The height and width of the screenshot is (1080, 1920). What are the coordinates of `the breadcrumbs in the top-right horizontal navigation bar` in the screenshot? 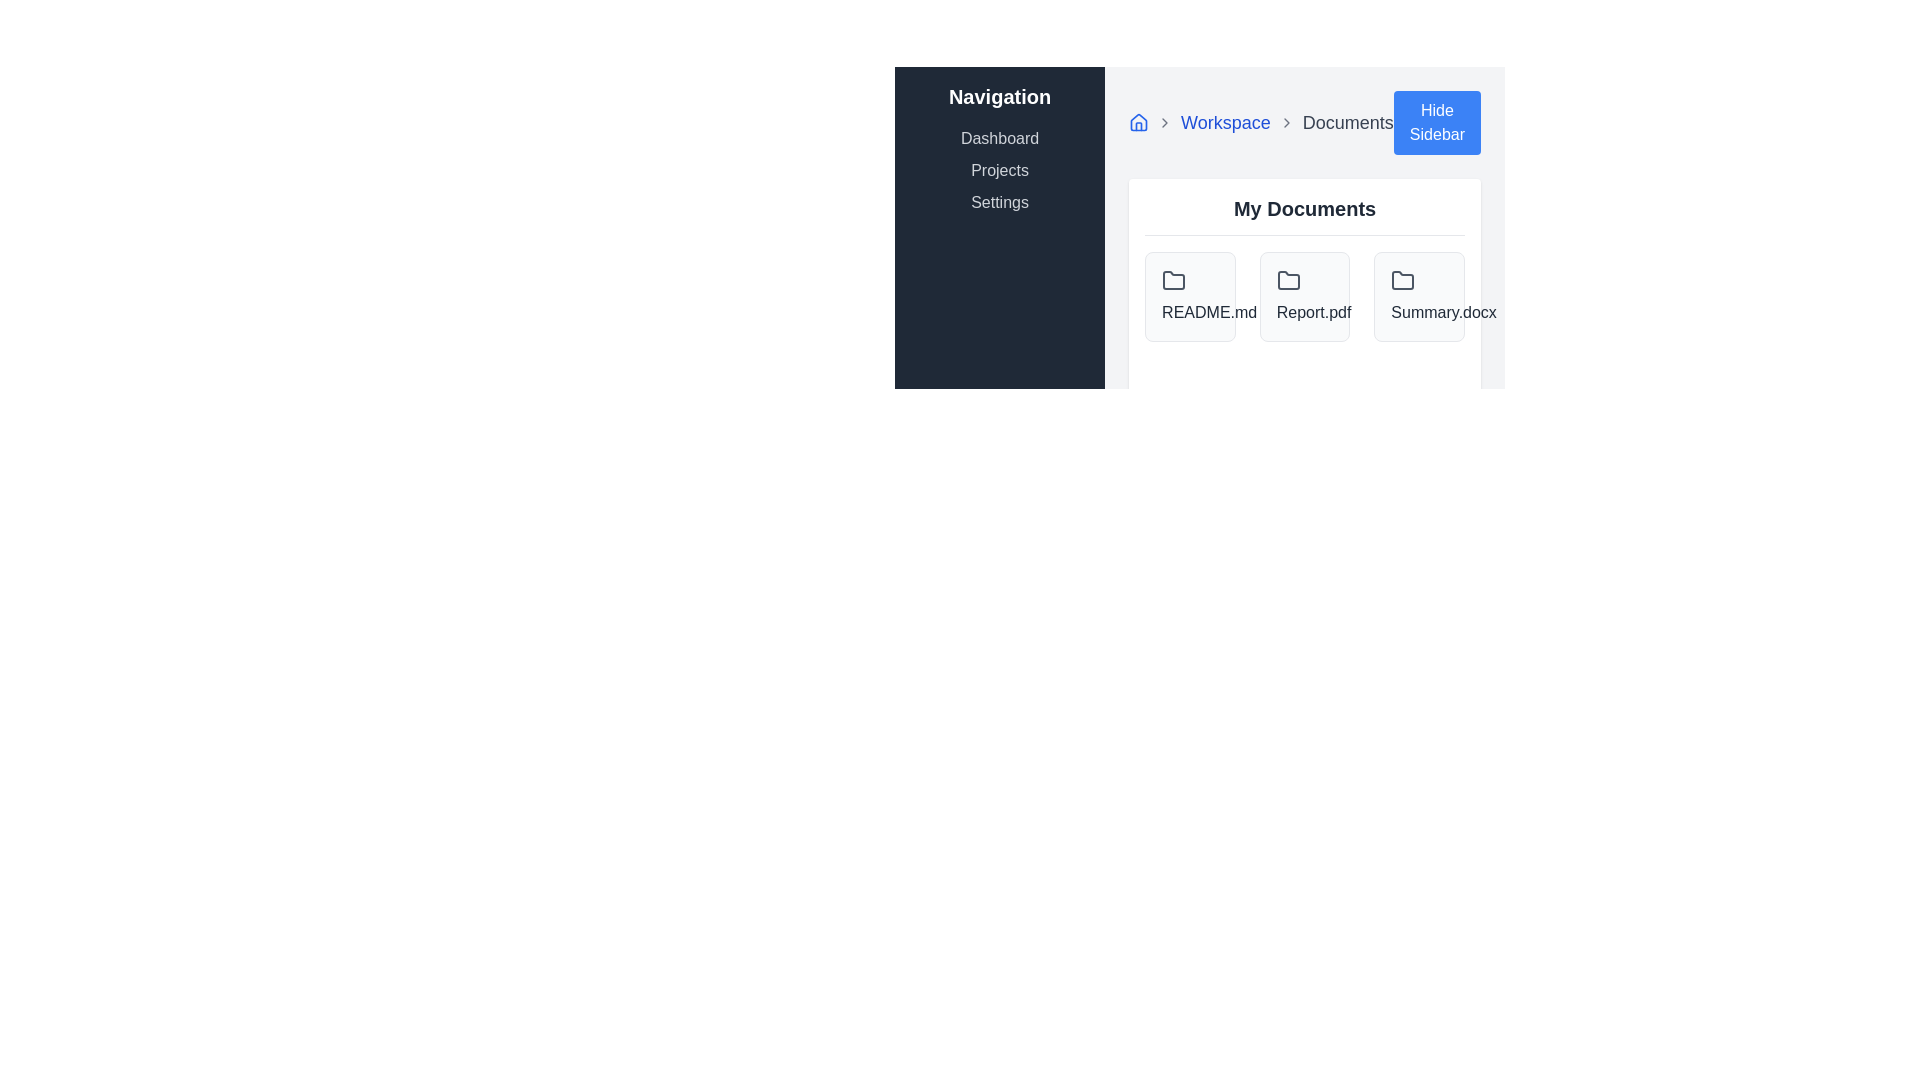 It's located at (1305, 123).